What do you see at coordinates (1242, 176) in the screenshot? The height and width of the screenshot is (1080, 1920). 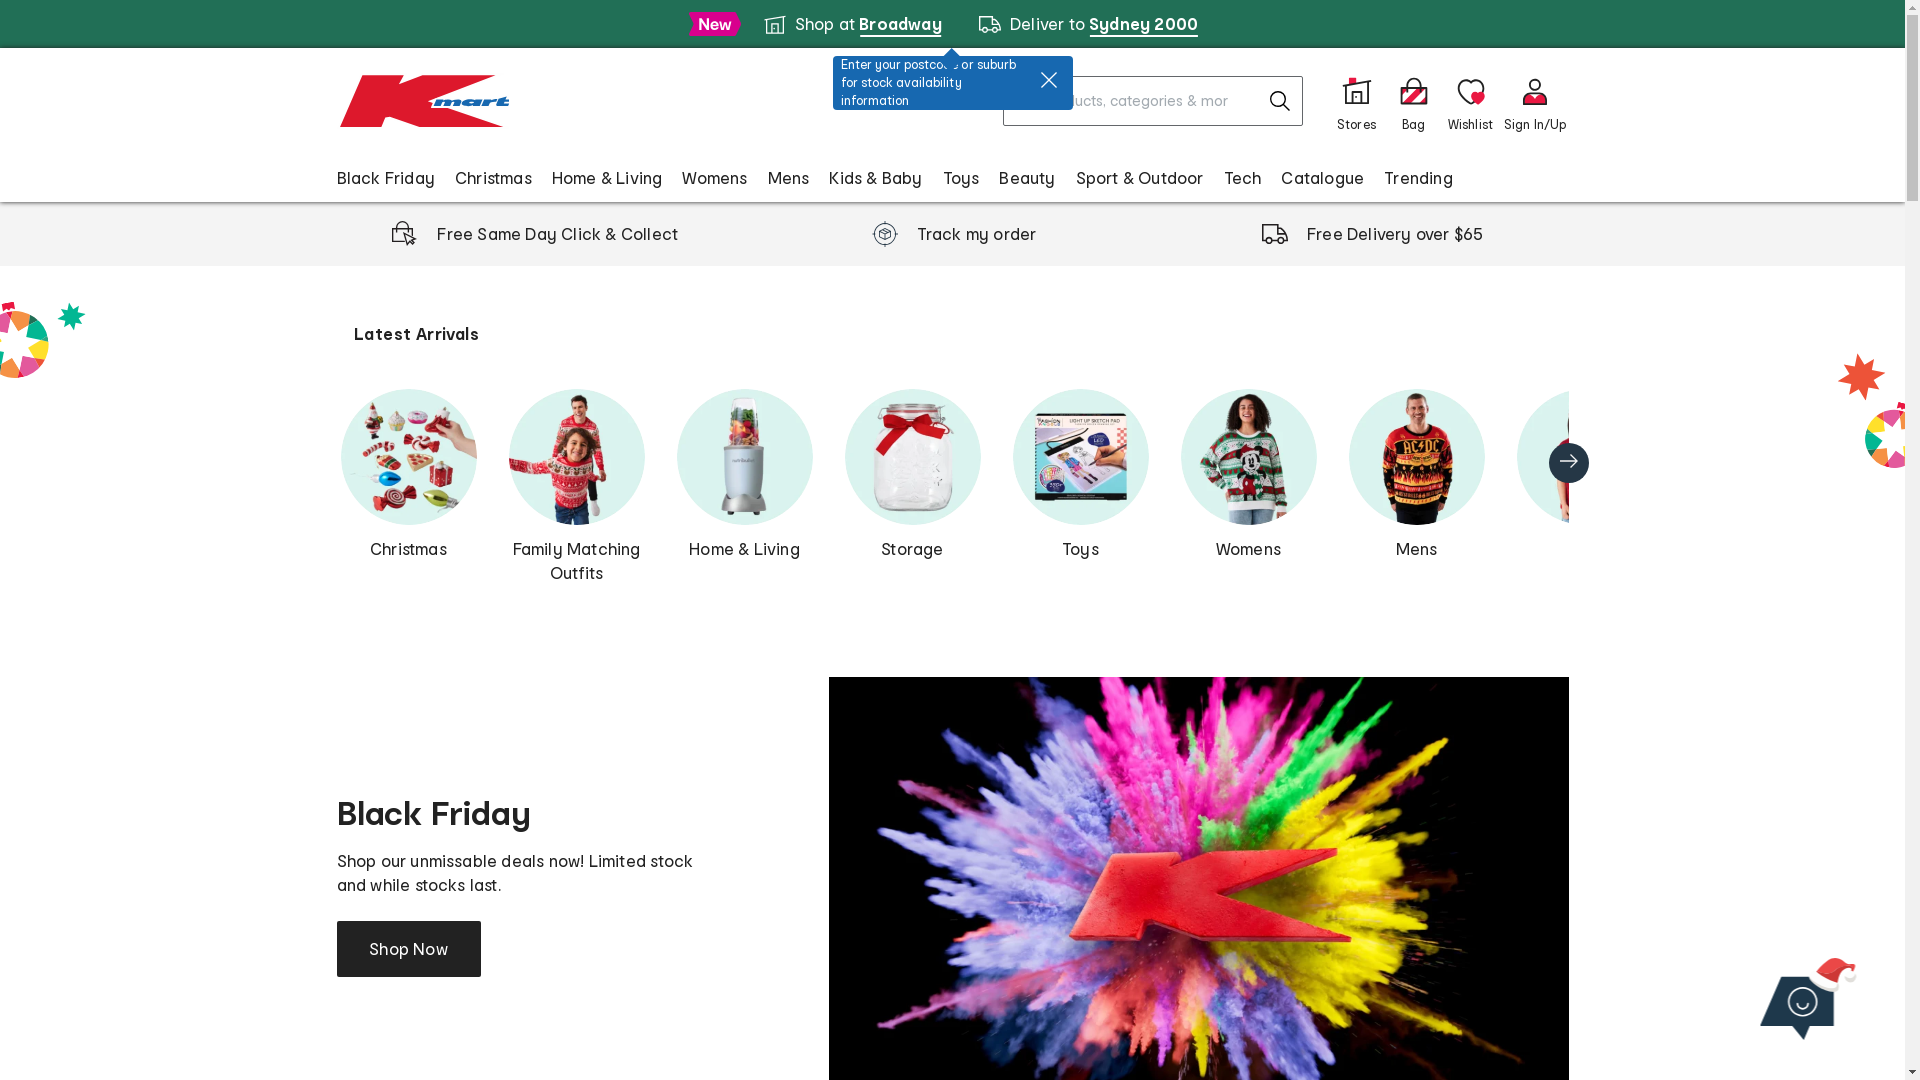 I see `'Tech'` at bounding box center [1242, 176].